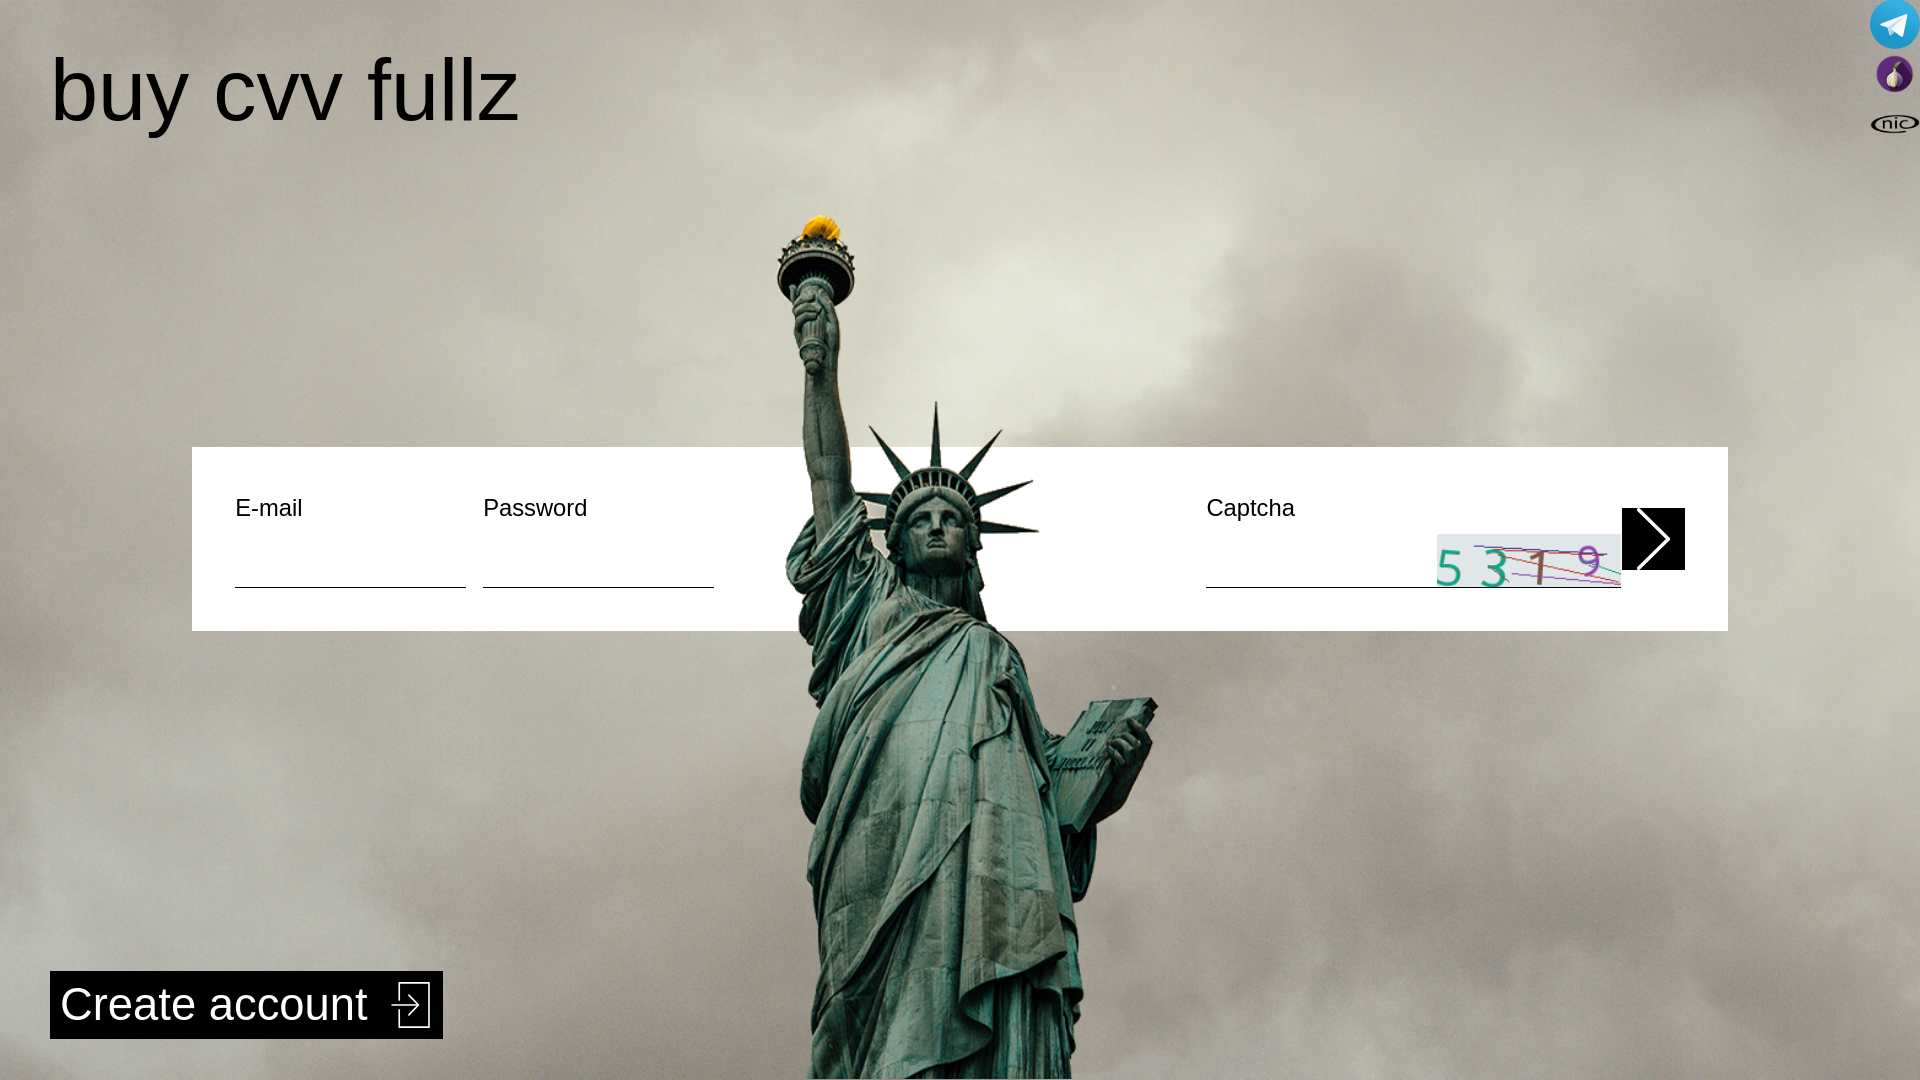 The height and width of the screenshot is (1080, 1920). I want to click on 'Create account', so click(245, 1005).